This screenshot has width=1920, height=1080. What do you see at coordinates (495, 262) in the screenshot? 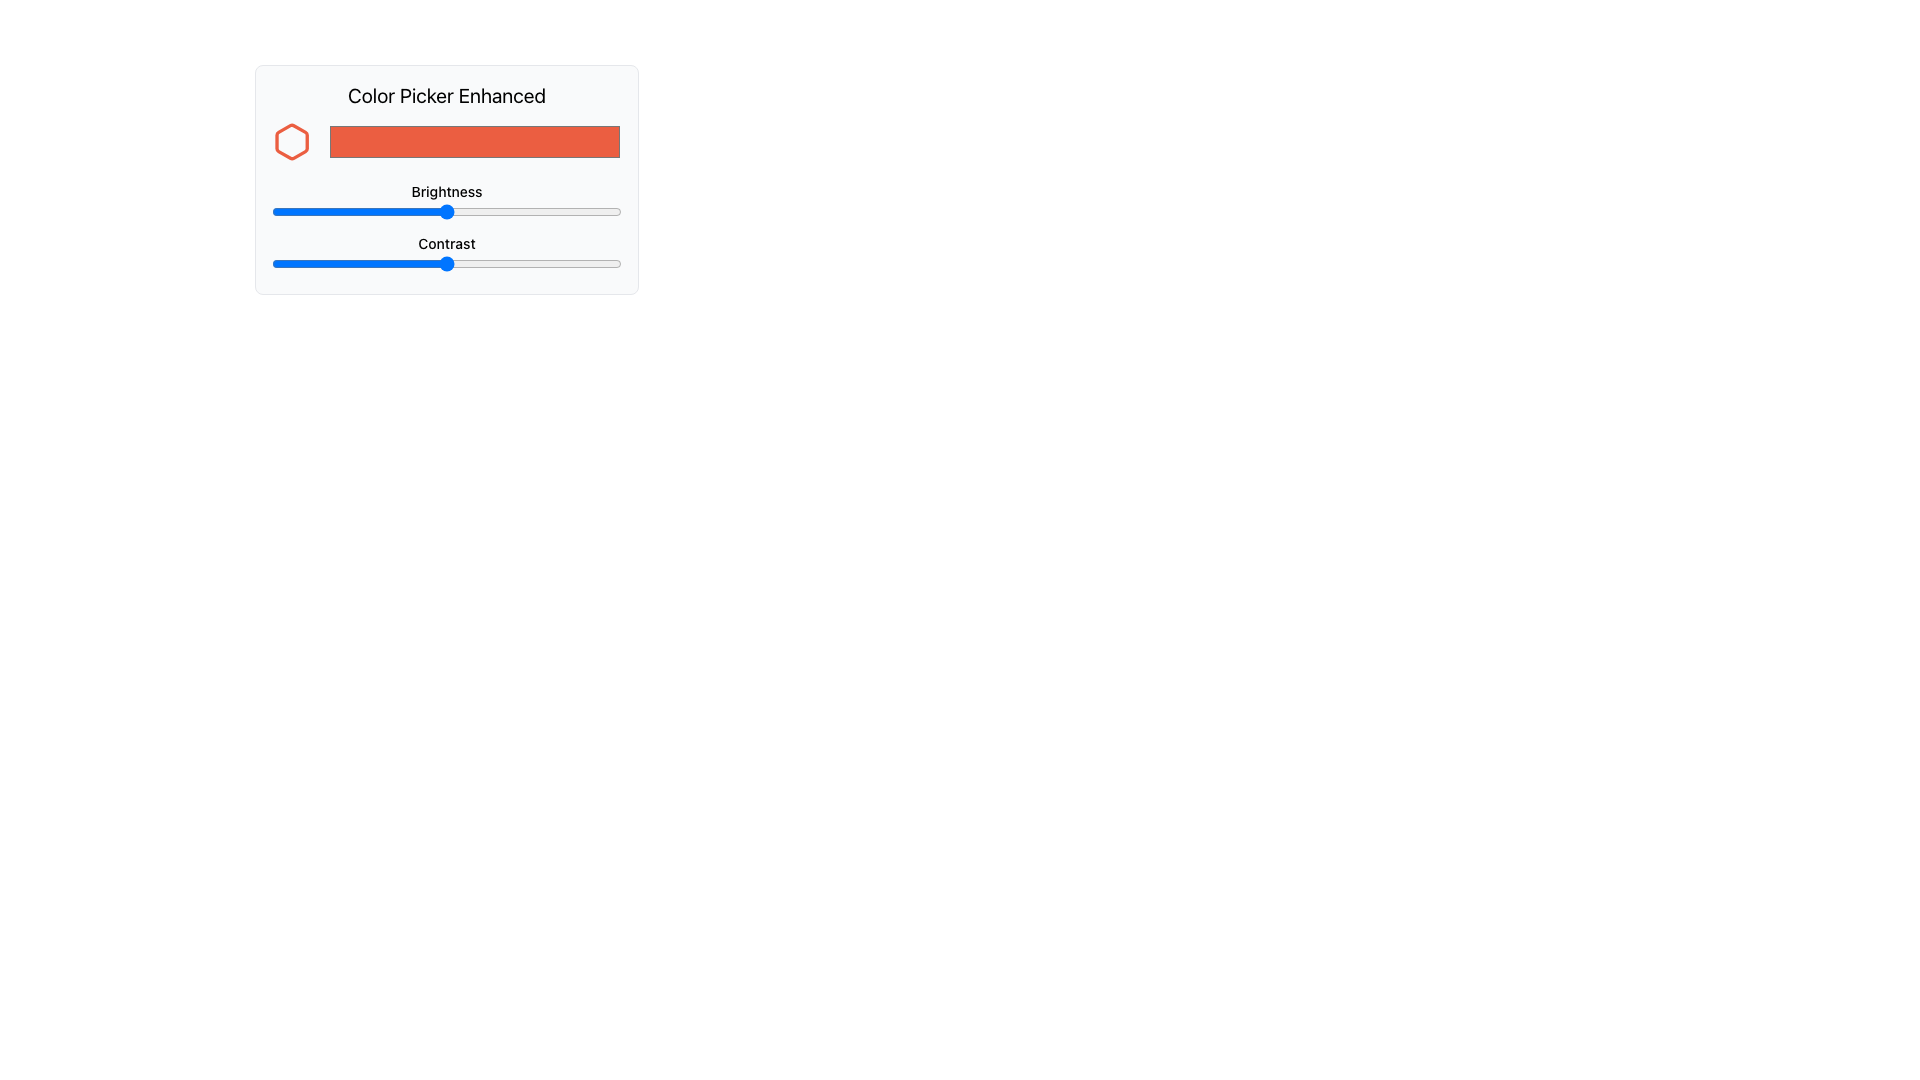
I see `the contrast value` at bounding box center [495, 262].